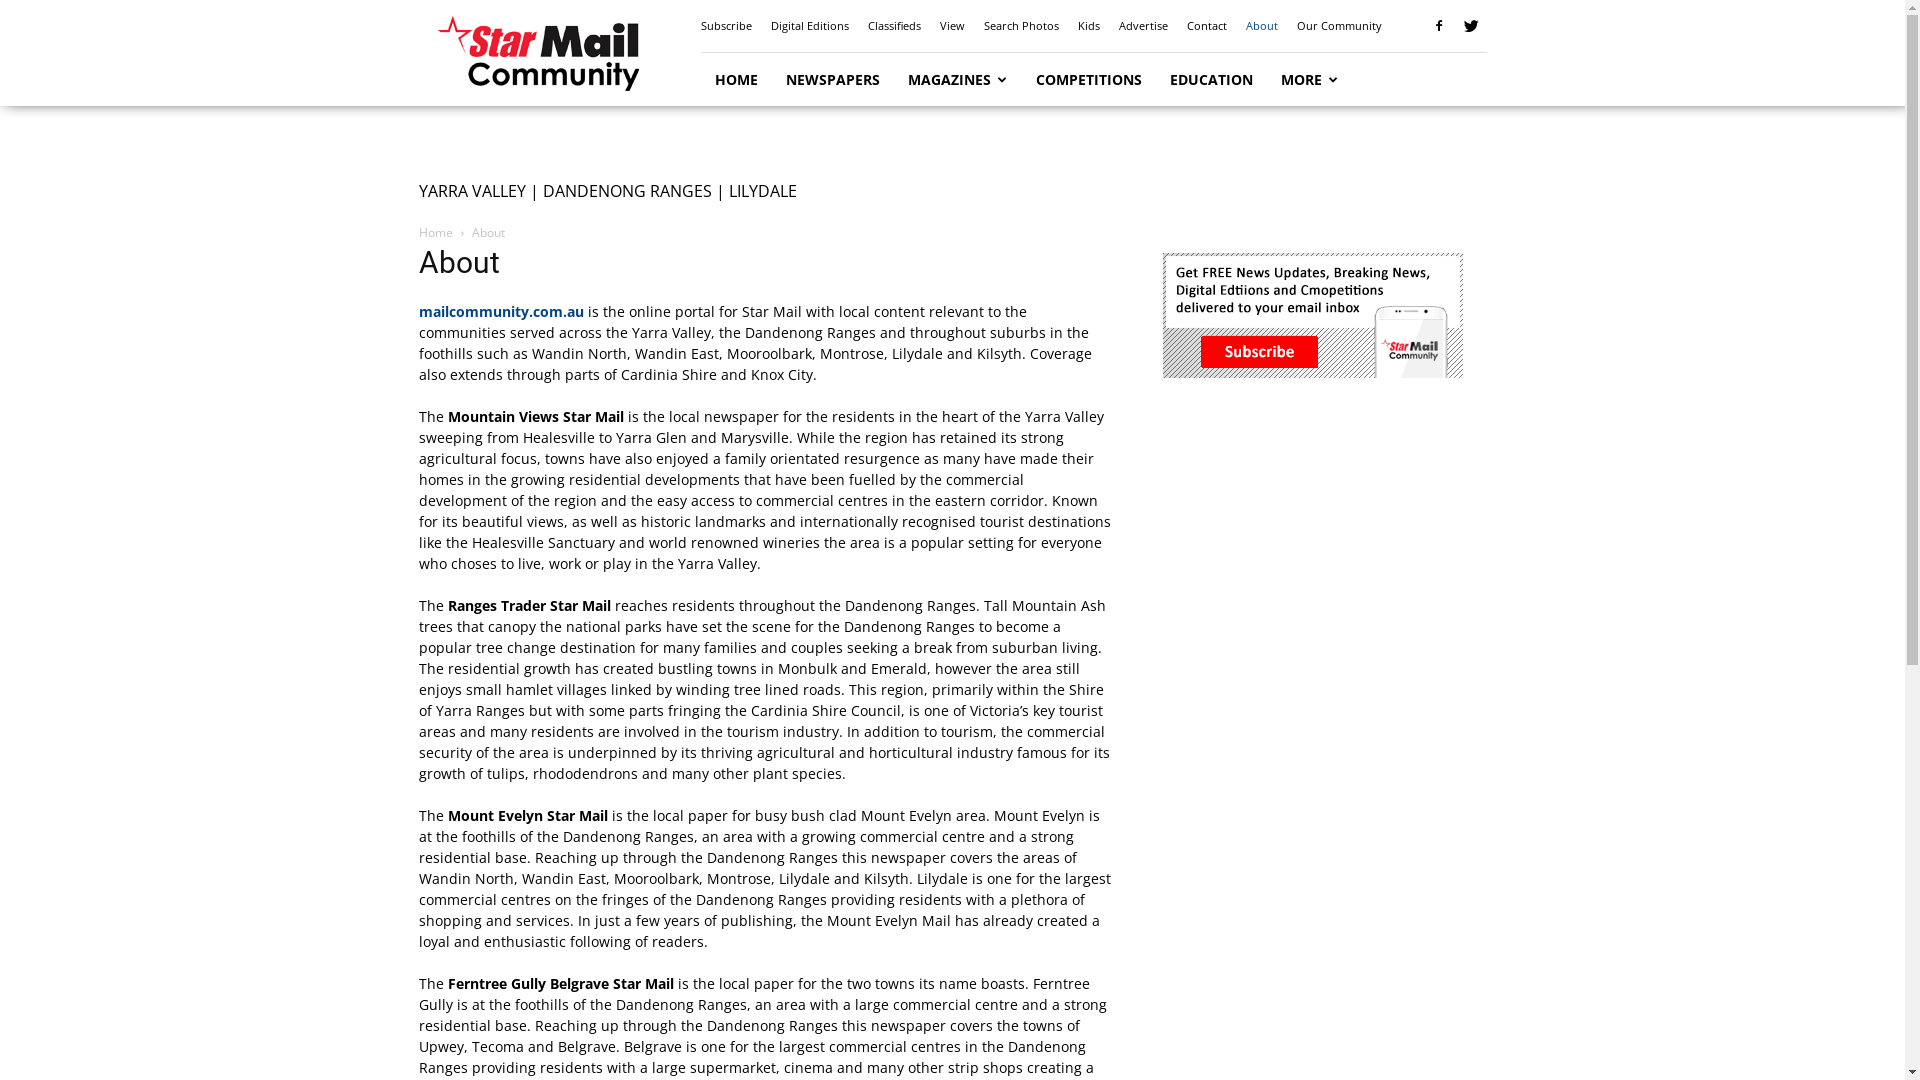 The image size is (1920, 1080). What do you see at coordinates (1438, 26) in the screenshot?
I see `'Facebook'` at bounding box center [1438, 26].